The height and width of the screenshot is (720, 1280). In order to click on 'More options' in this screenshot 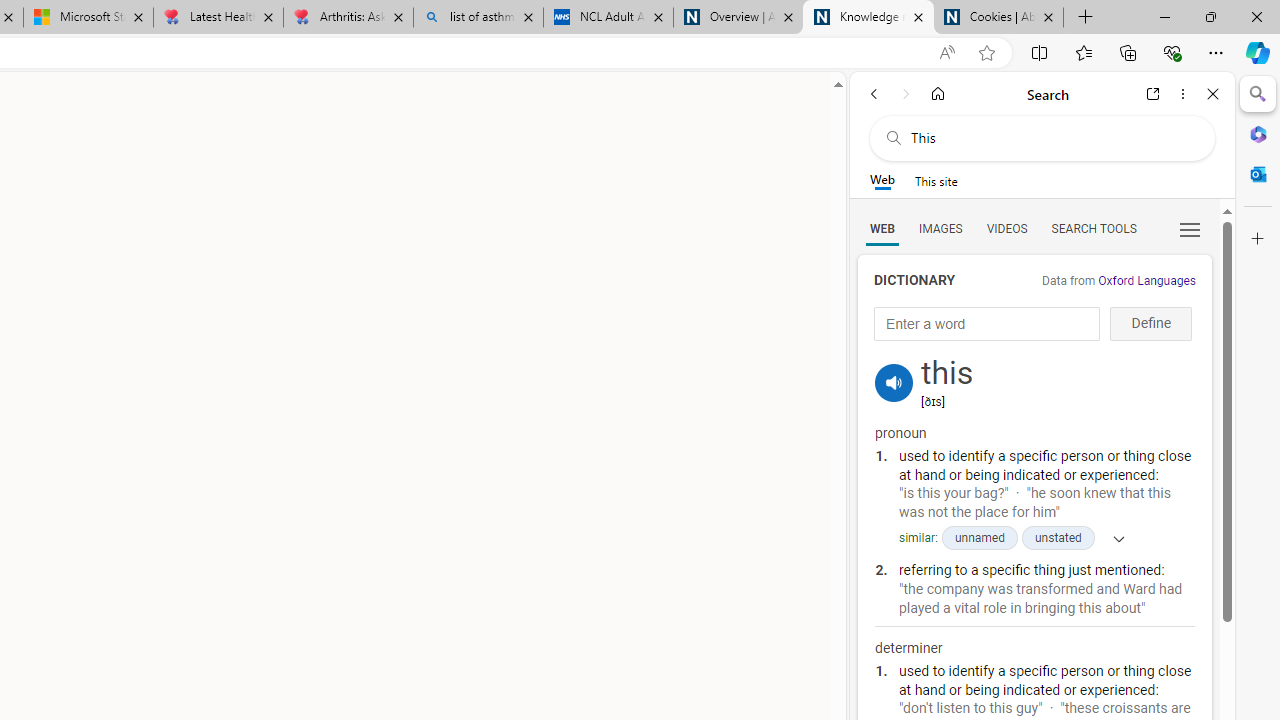, I will do `click(1182, 93)`.